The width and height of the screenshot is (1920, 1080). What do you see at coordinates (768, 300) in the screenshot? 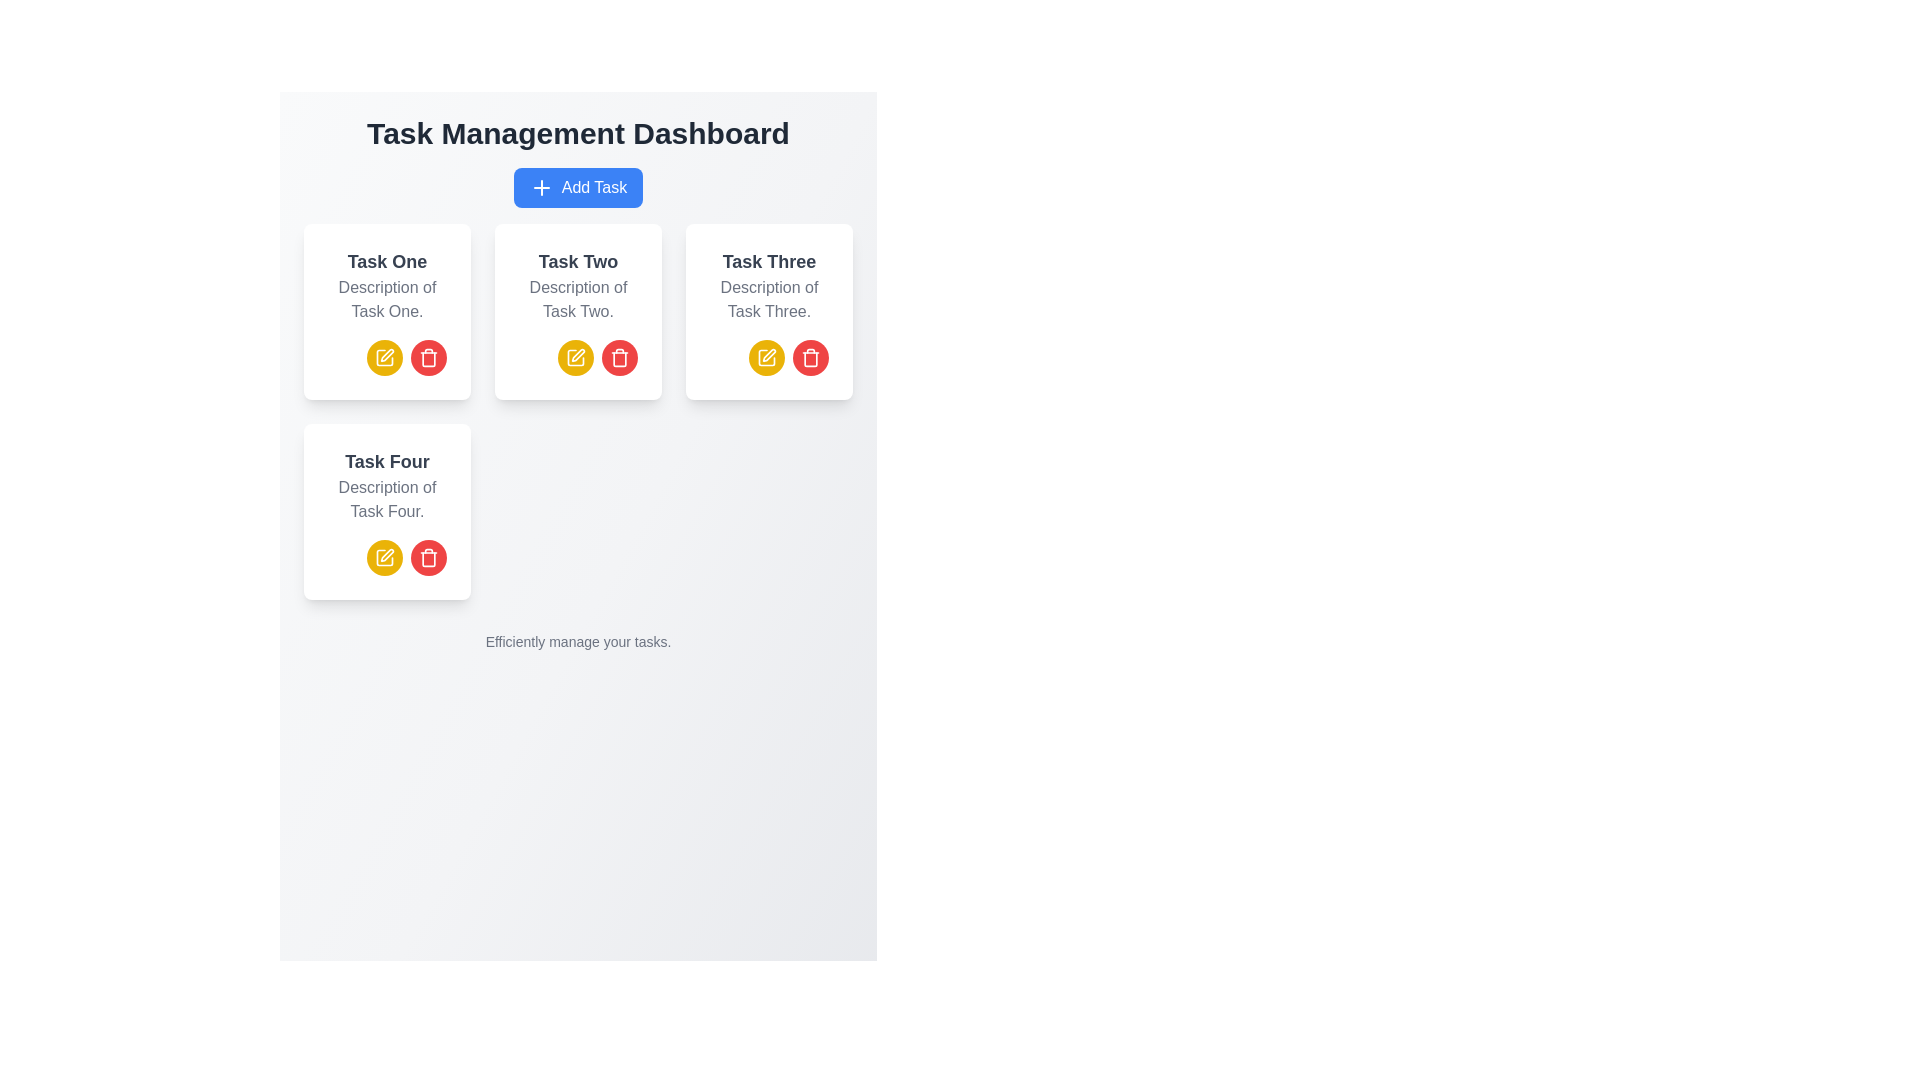
I see `static text element that displays 'Description of Task Three.' This element is positioned below the title 'Task Three' and above the interactive buttons within the third task card on the task management dashboard` at bounding box center [768, 300].